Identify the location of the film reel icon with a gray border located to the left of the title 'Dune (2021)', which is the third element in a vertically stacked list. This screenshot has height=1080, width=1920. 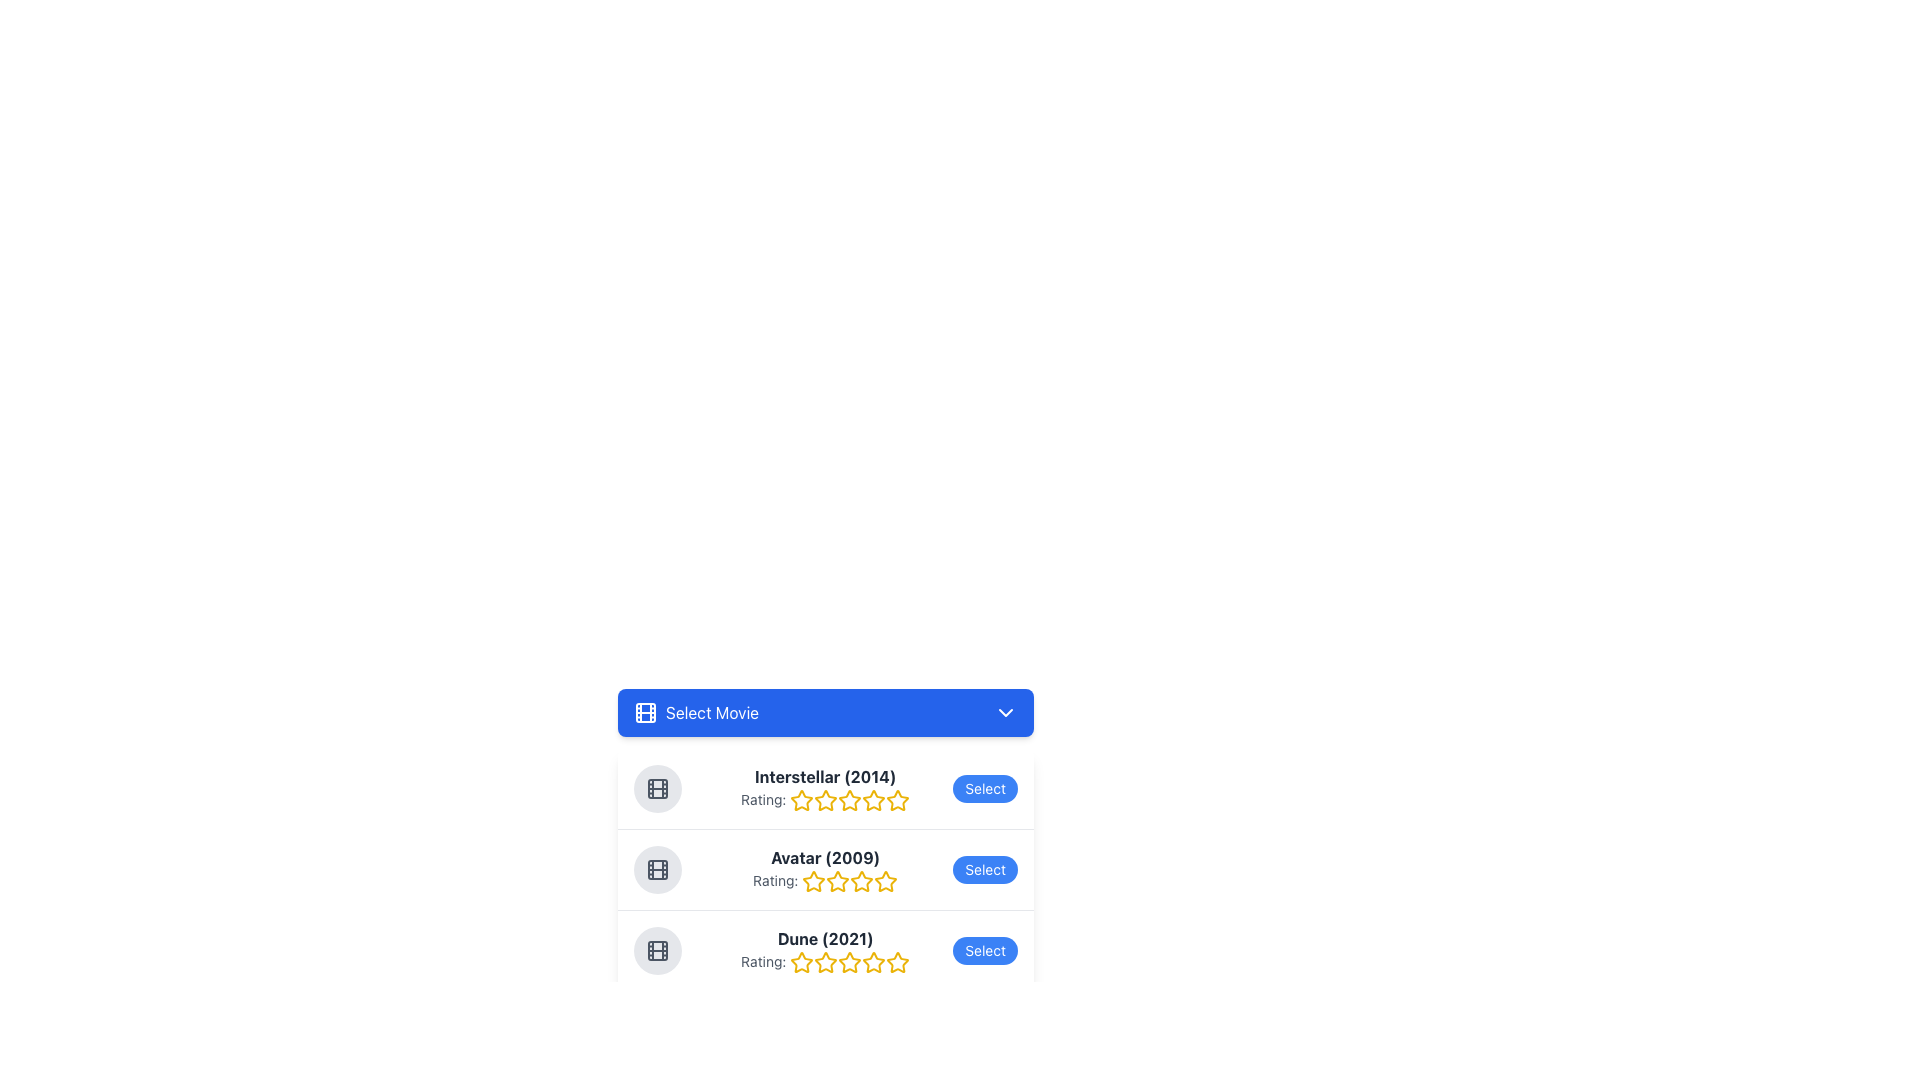
(657, 950).